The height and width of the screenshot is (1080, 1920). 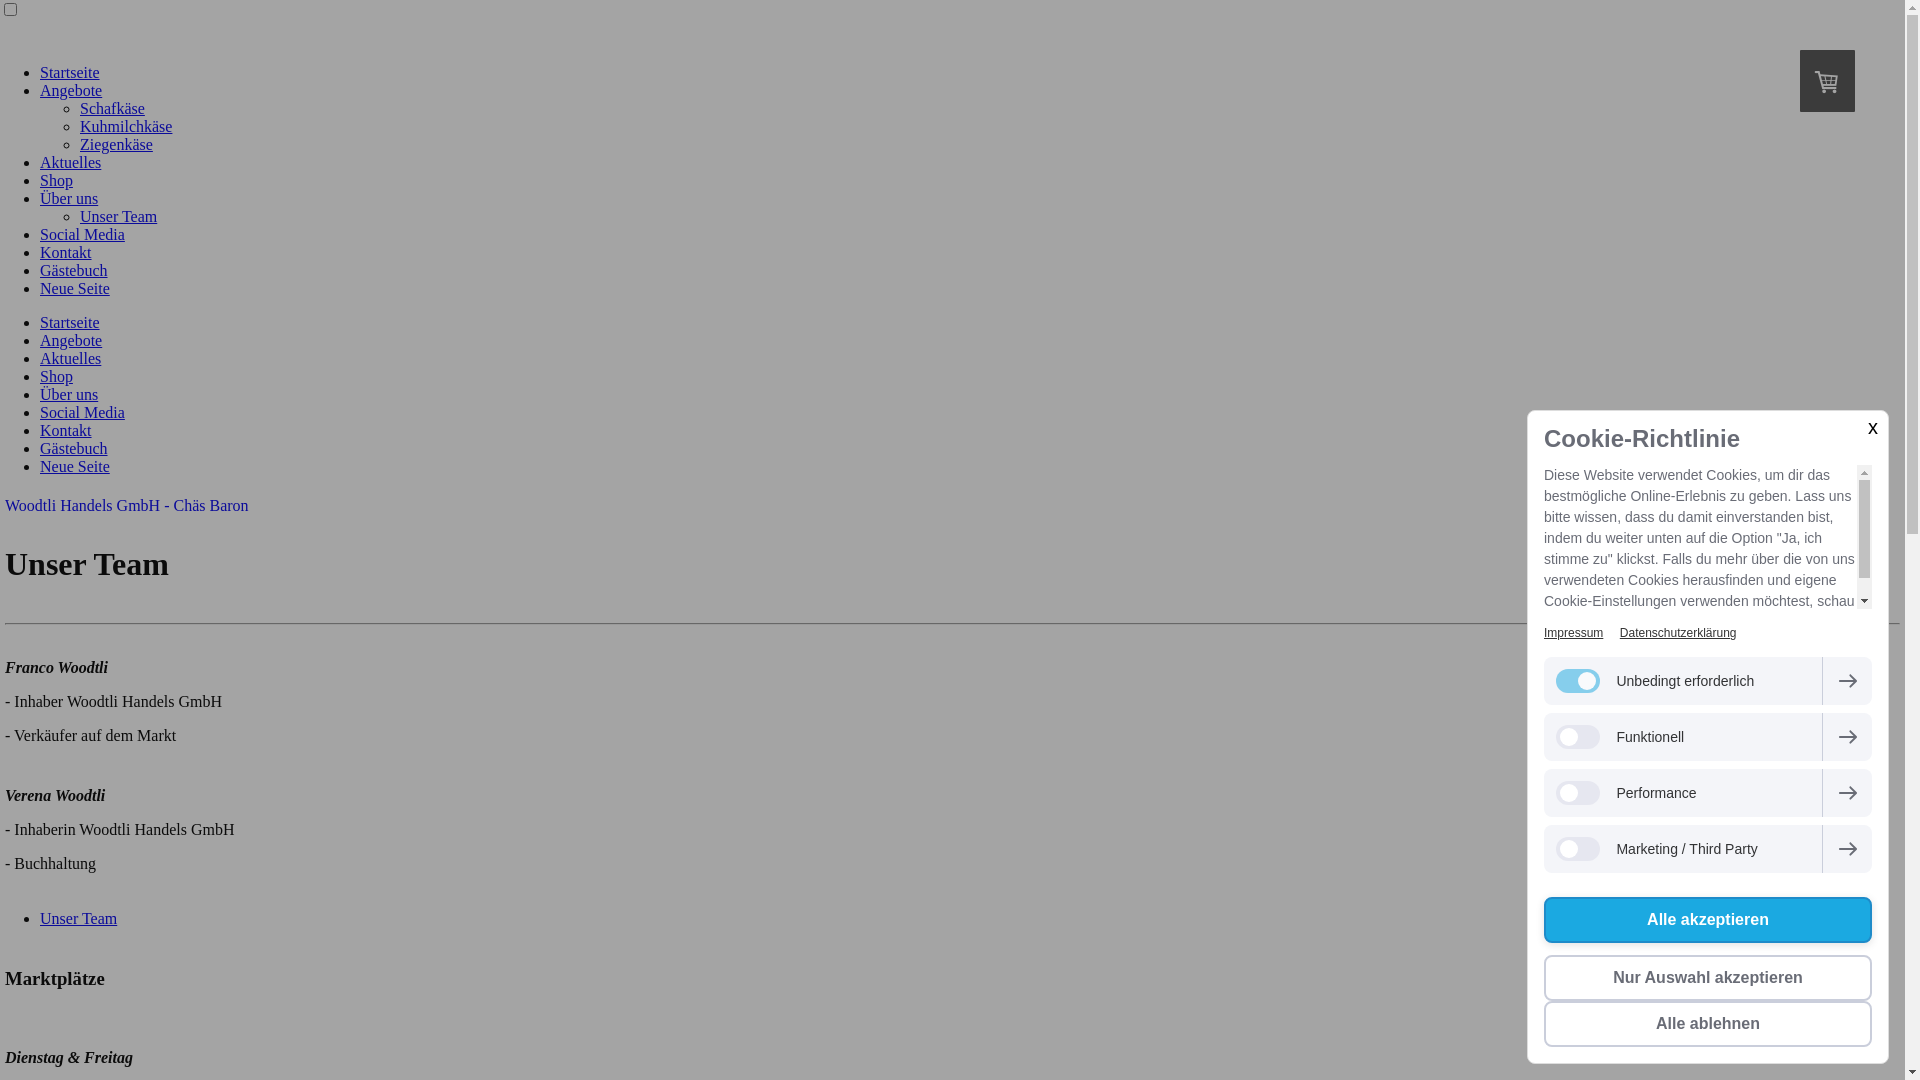 What do you see at coordinates (70, 161) in the screenshot?
I see `'Aktuelles'` at bounding box center [70, 161].